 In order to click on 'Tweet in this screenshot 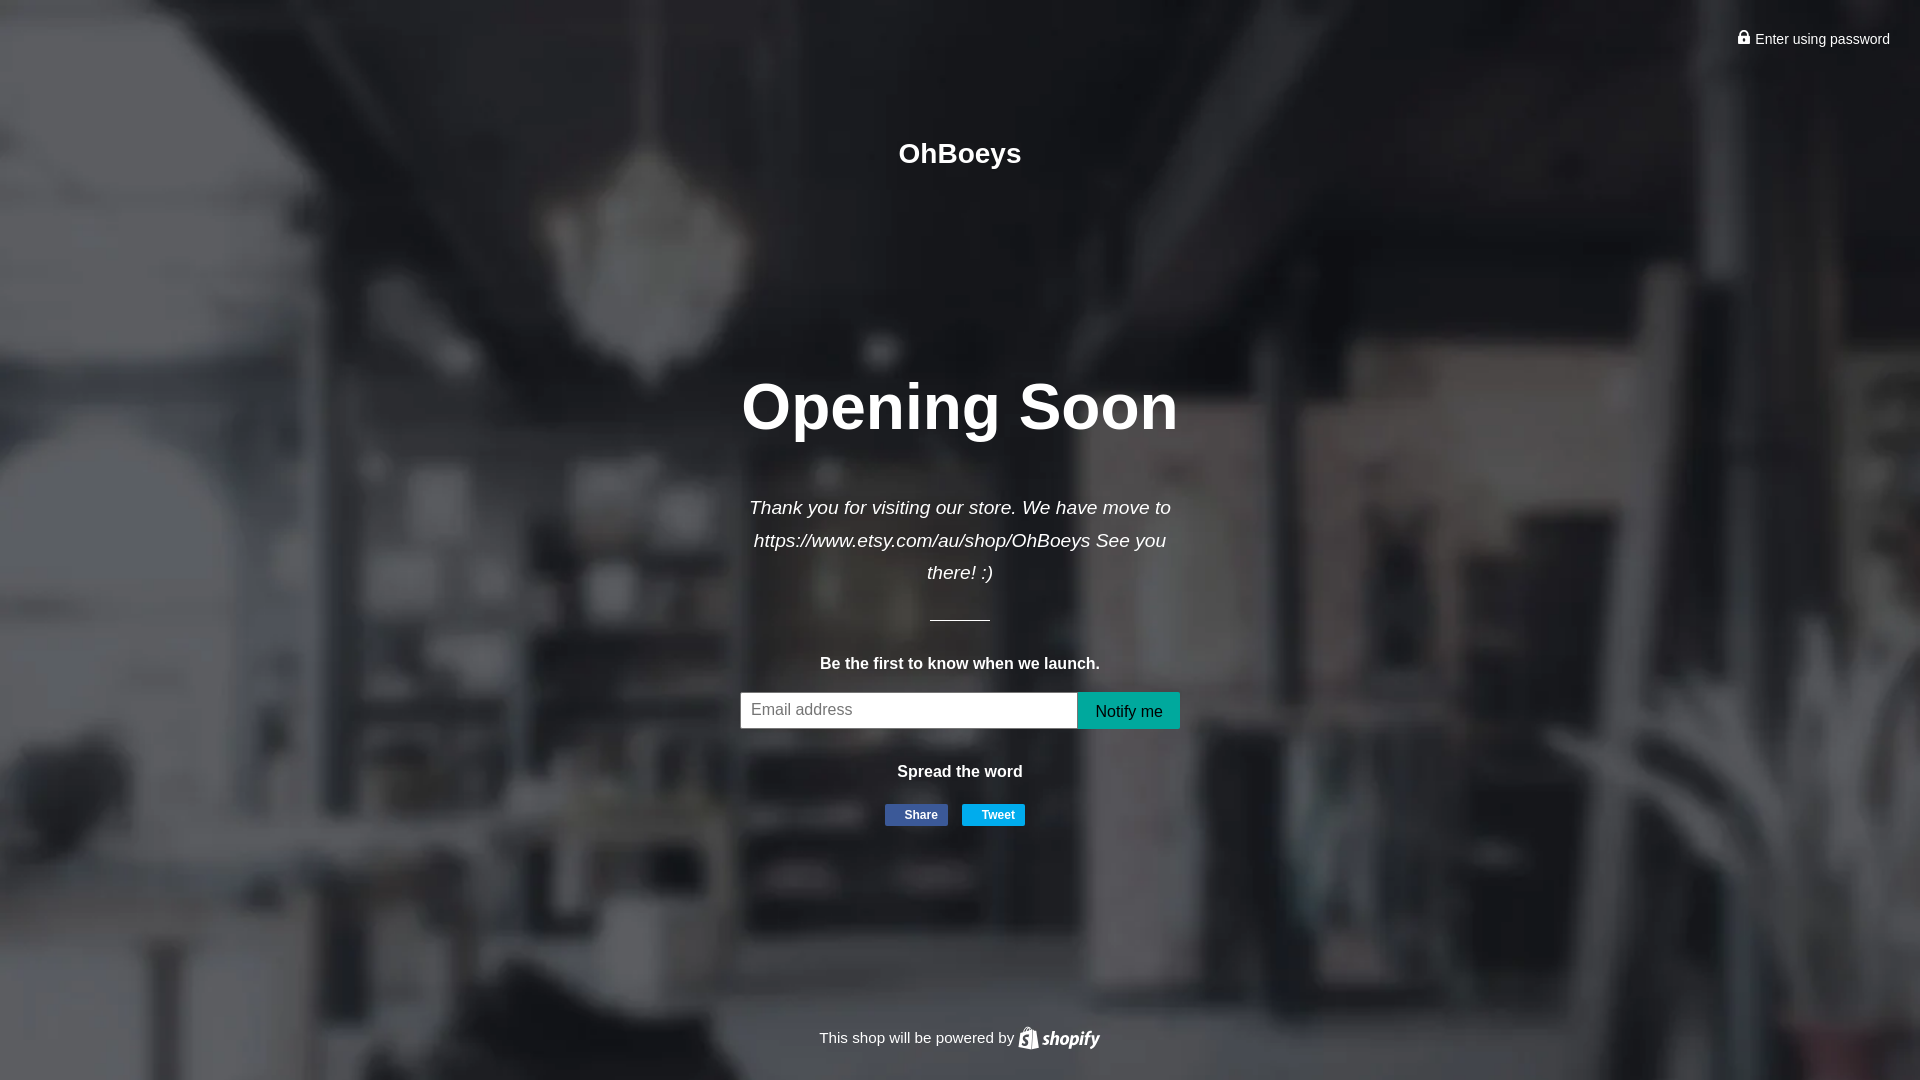, I will do `click(993, 814)`.